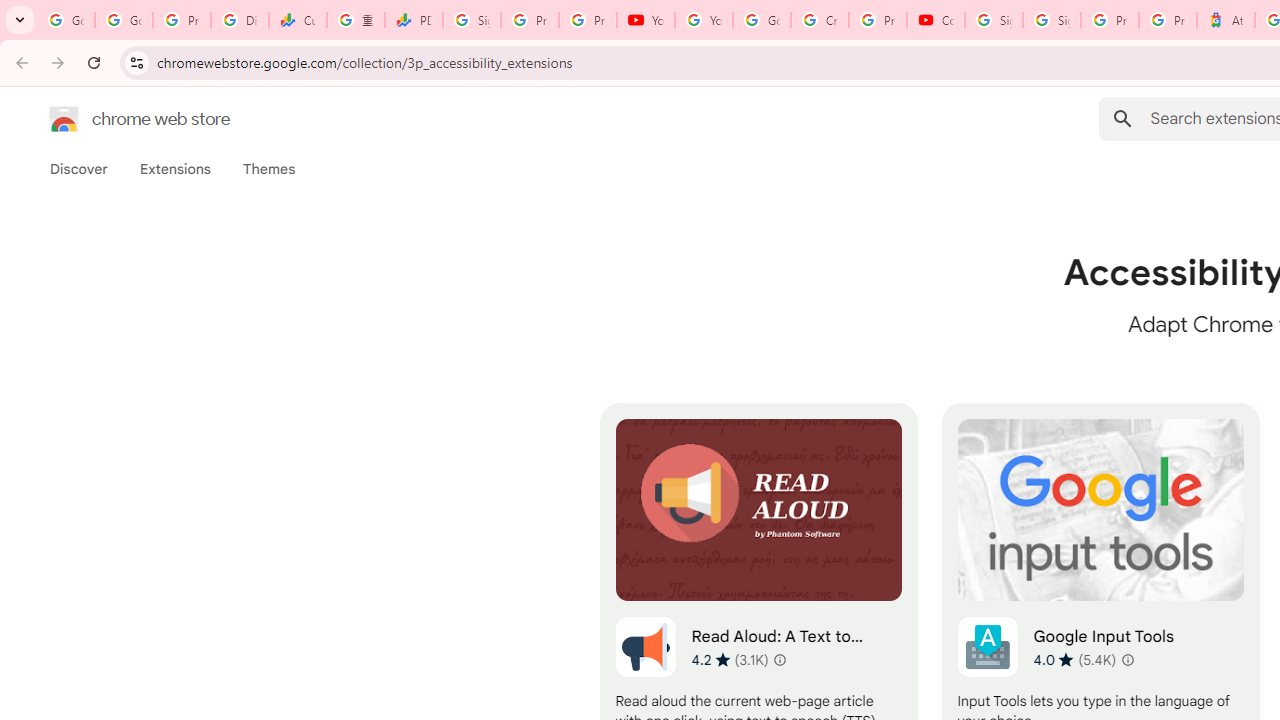 The width and height of the screenshot is (1280, 720). What do you see at coordinates (1051, 20) in the screenshot?
I see `'Sign in - Google Accounts'` at bounding box center [1051, 20].